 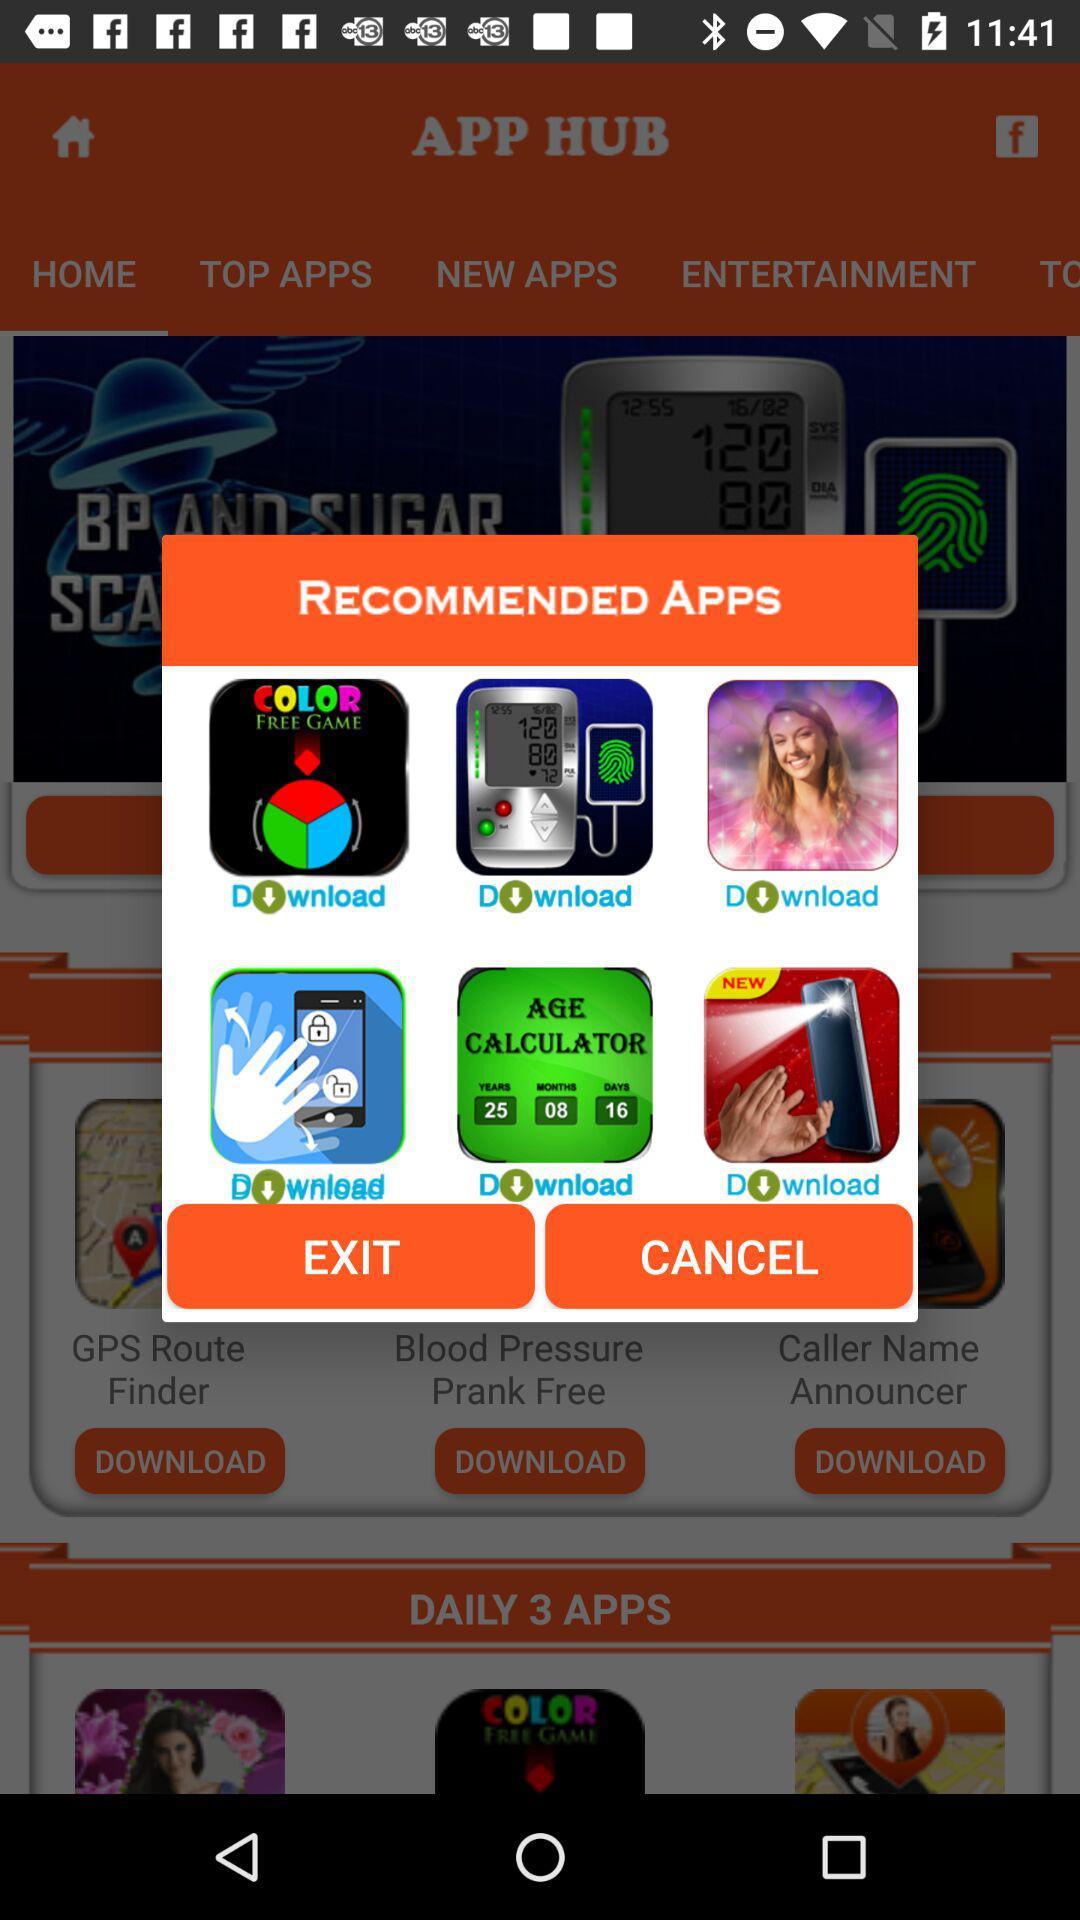 What do you see at coordinates (785, 1072) in the screenshot?
I see `for some image` at bounding box center [785, 1072].